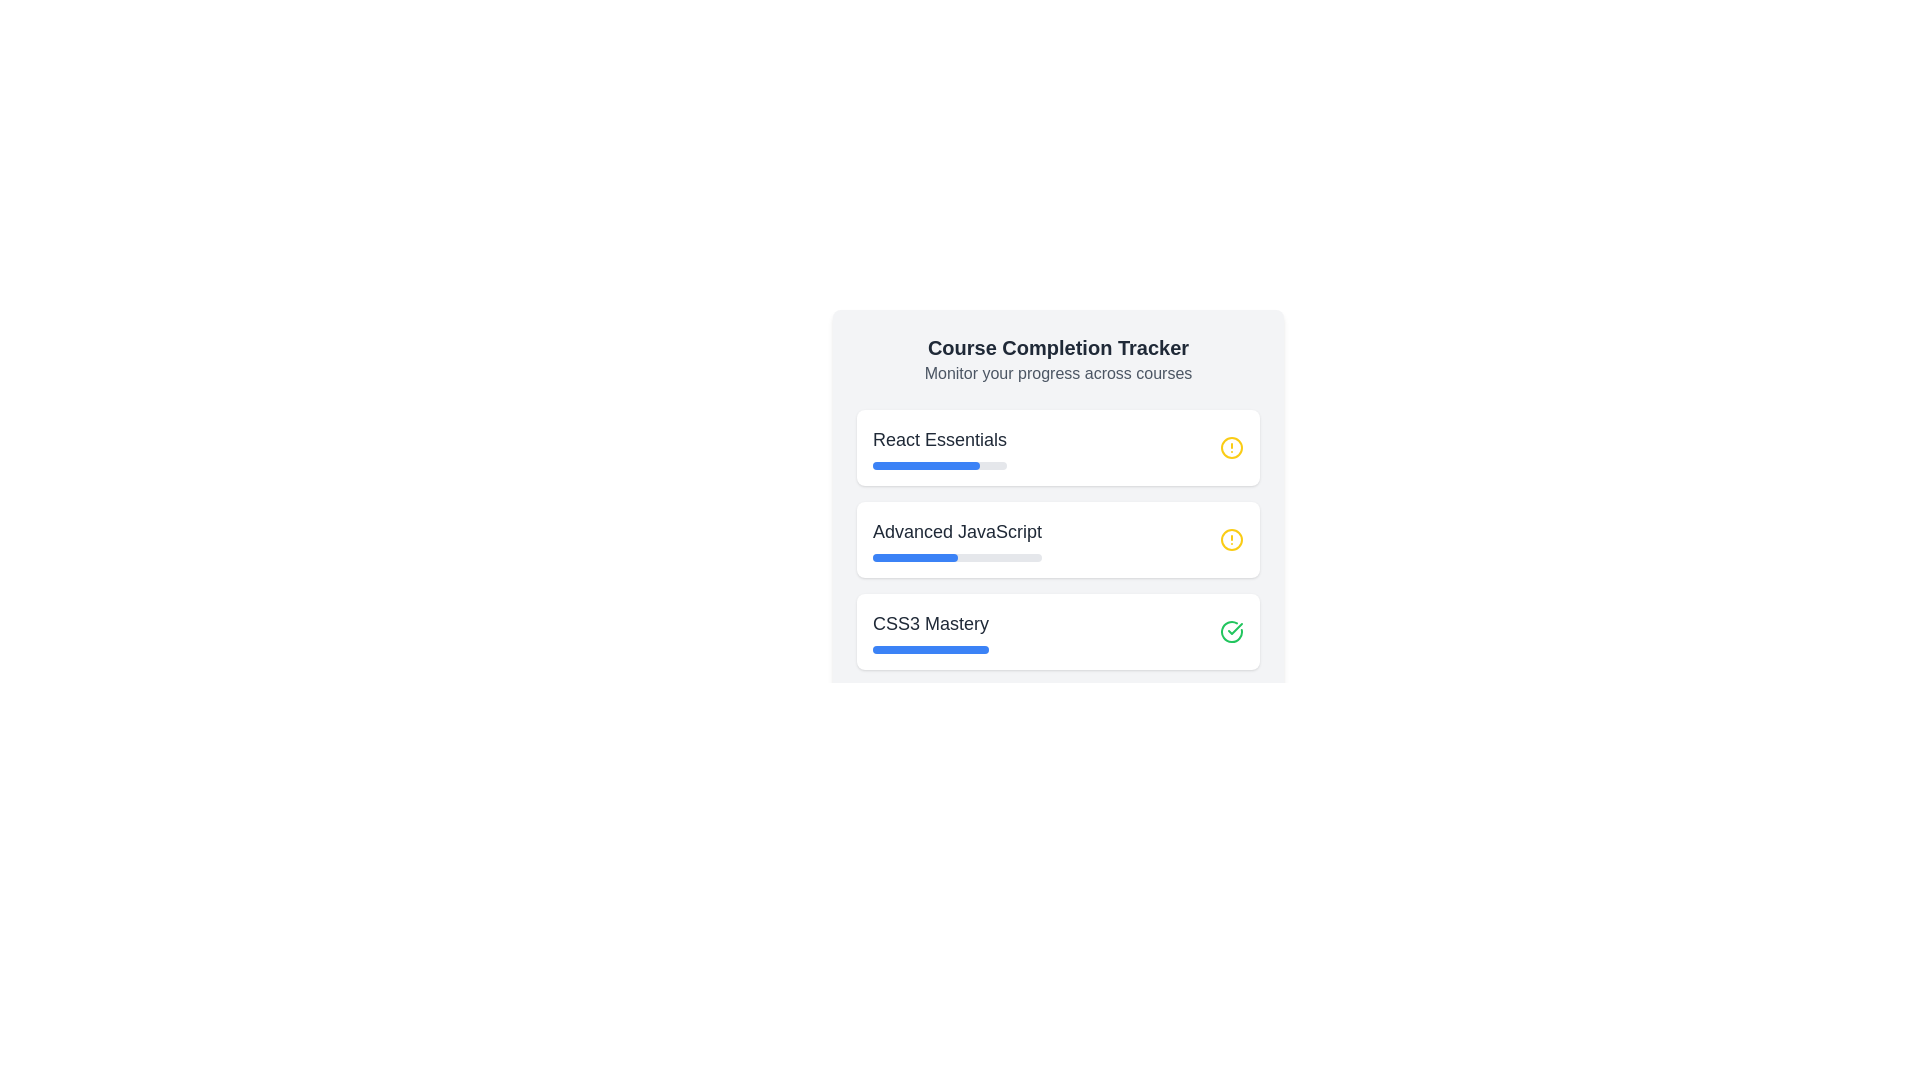  Describe the element at coordinates (1231, 446) in the screenshot. I see `the alert status circle icon associated with the 'Advanced JavaScript' progress entry` at that location.